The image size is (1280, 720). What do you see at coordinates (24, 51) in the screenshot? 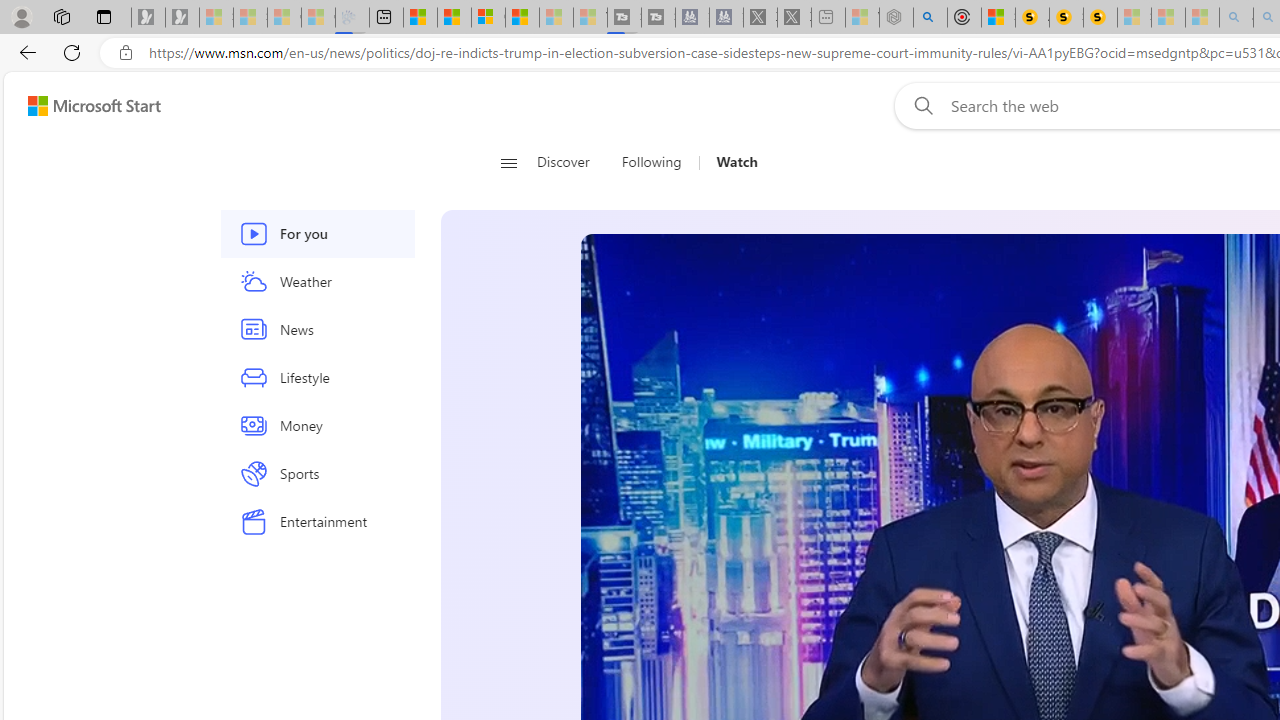
I see `'Back'` at bounding box center [24, 51].